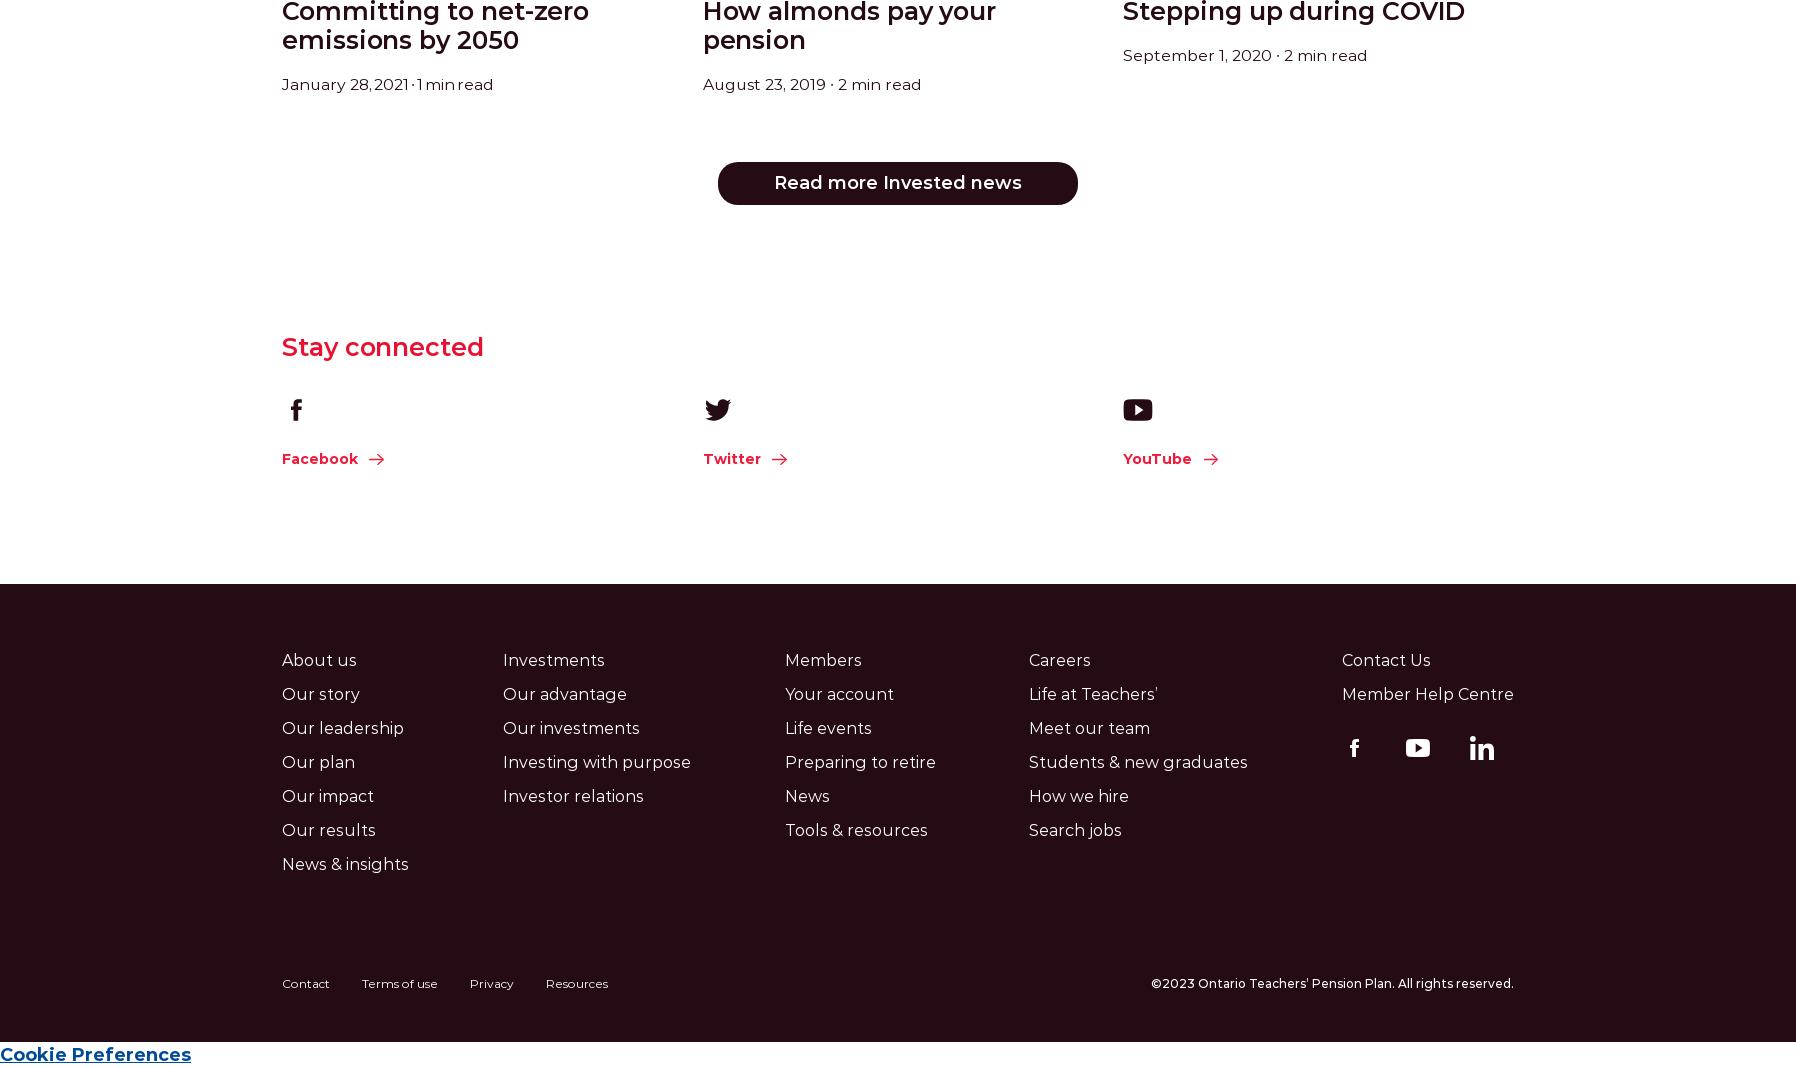  I want to click on 'How we hire', so click(1078, 795).